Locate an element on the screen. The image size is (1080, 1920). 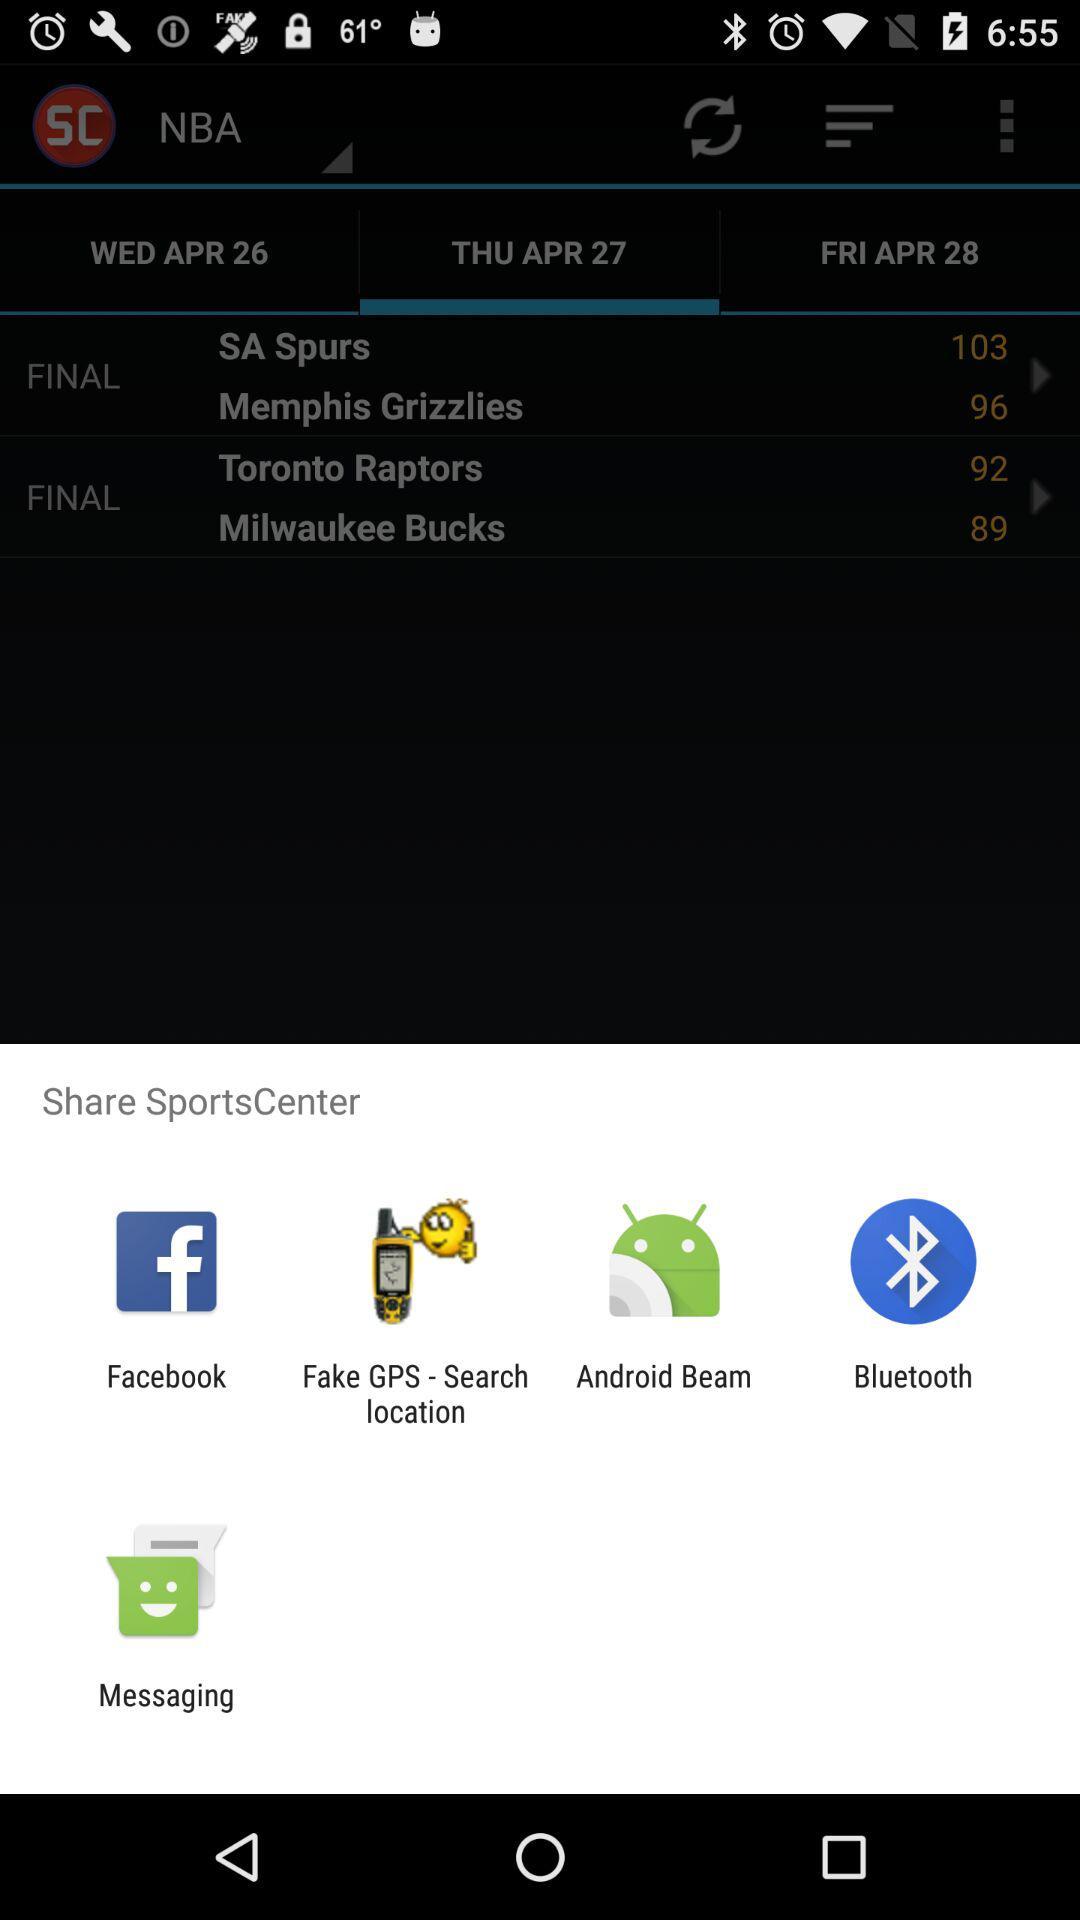
icon to the left of the fake gps search app is located at coordinates (165, 1392).